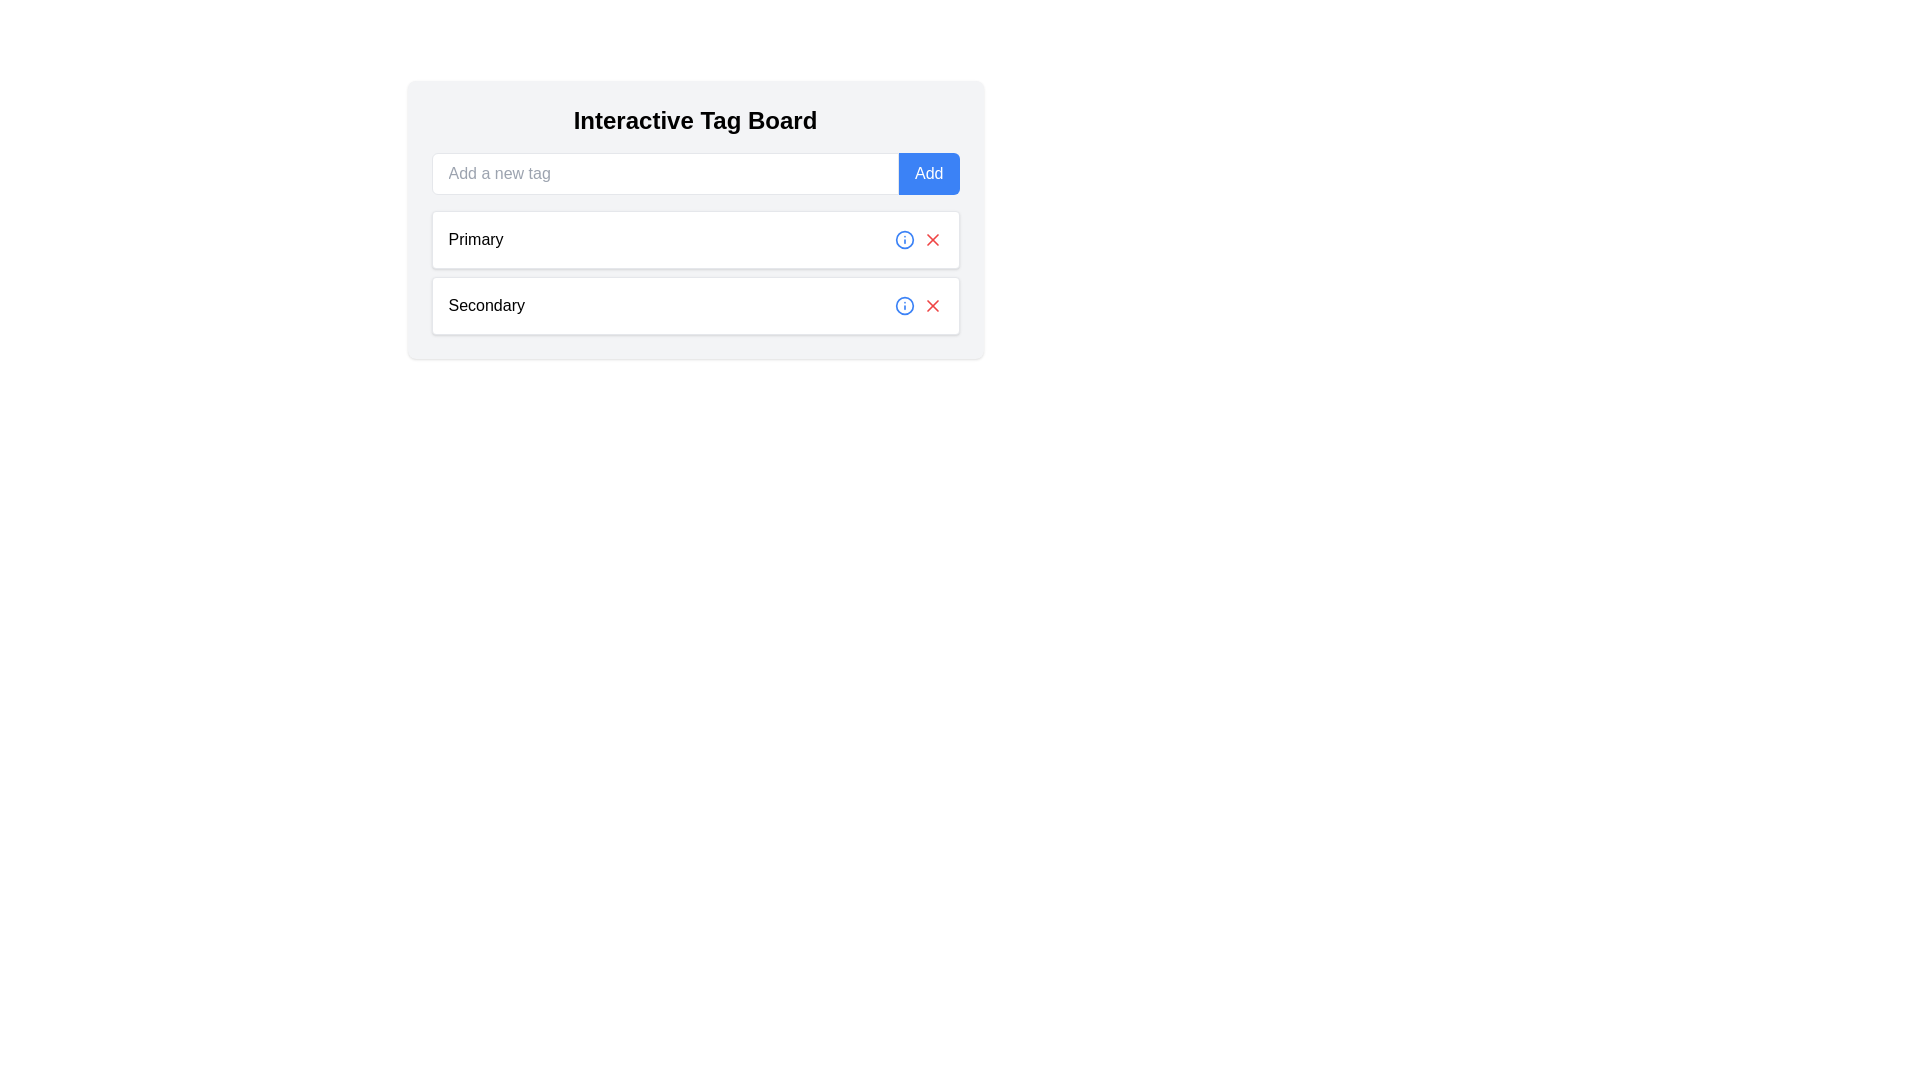 The height and width of the screenshot is (1080, 1920). I want to click on the small blue circular icon representing the 'information' feature located in the second row of the list, so click(903, 238).